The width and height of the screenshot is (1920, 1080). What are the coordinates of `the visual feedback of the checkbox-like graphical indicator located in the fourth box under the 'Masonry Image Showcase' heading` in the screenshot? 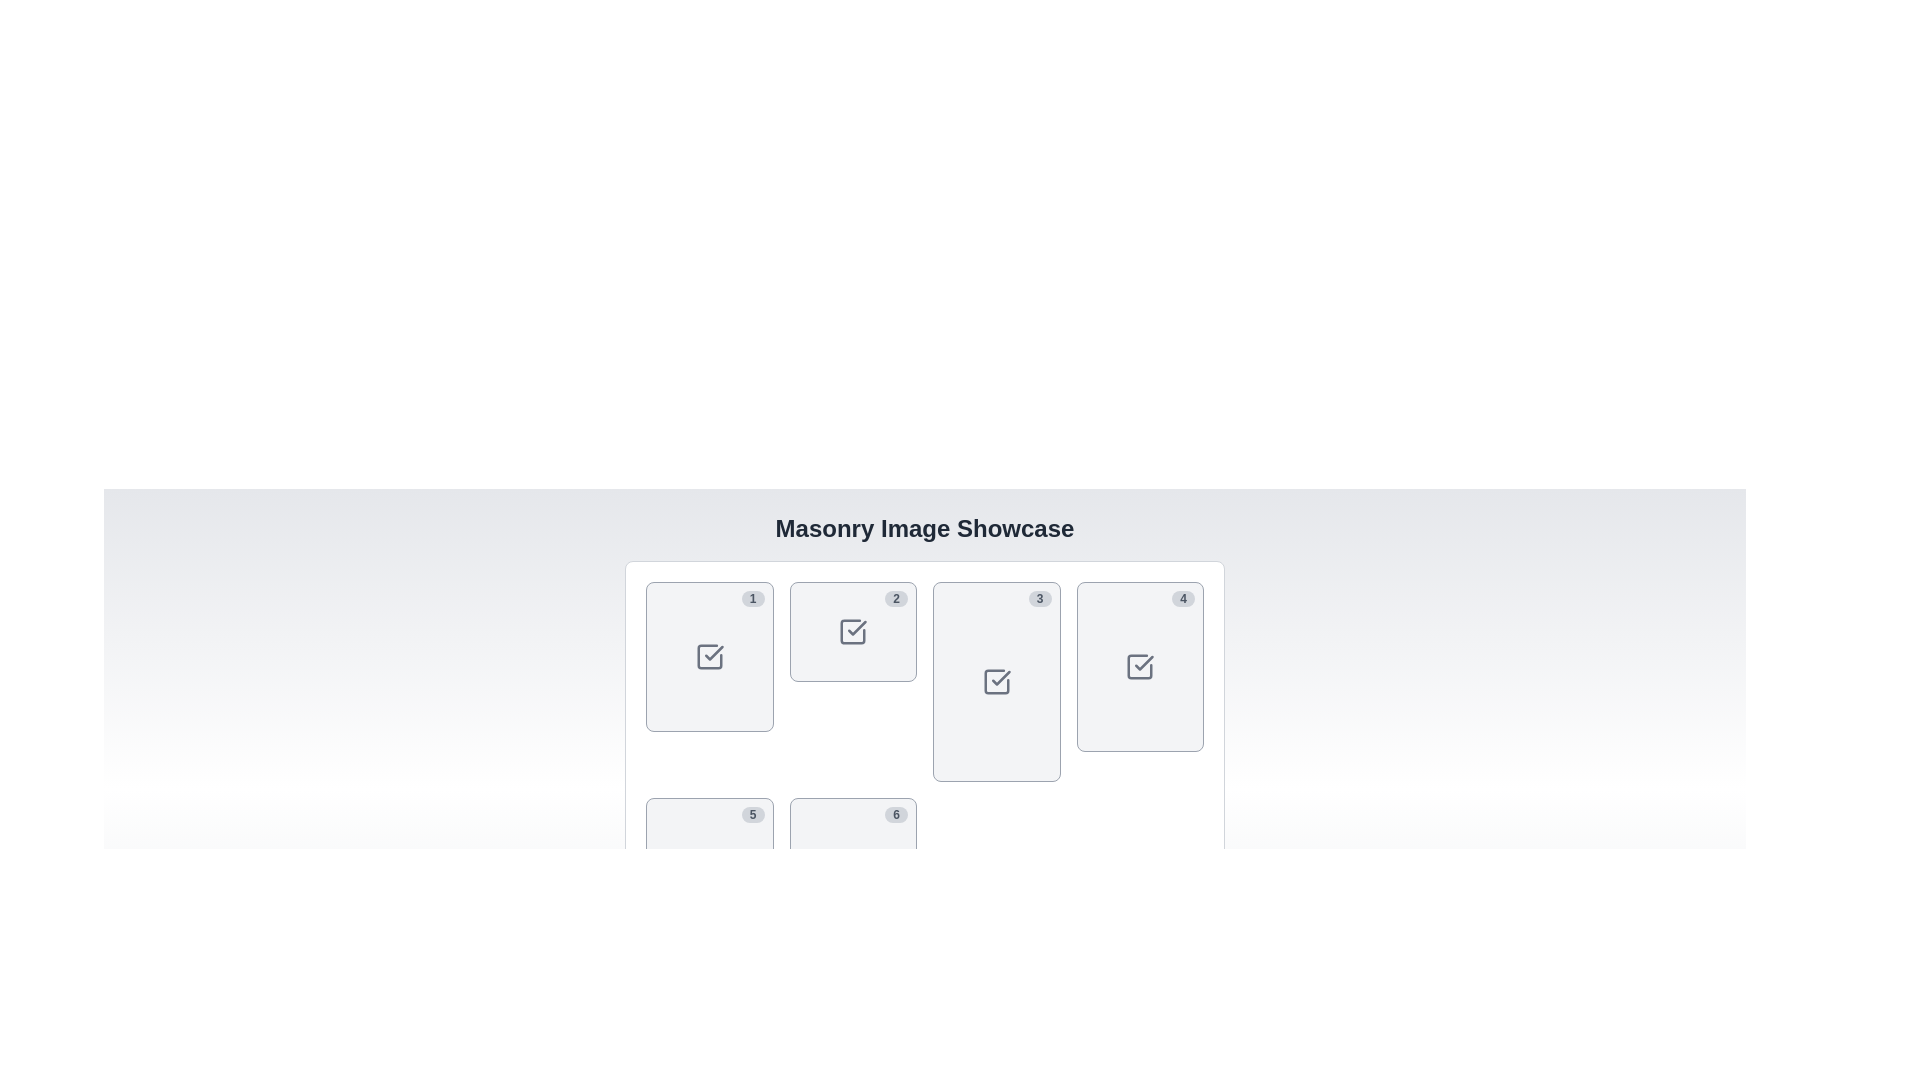 It's located at (1140, 667).